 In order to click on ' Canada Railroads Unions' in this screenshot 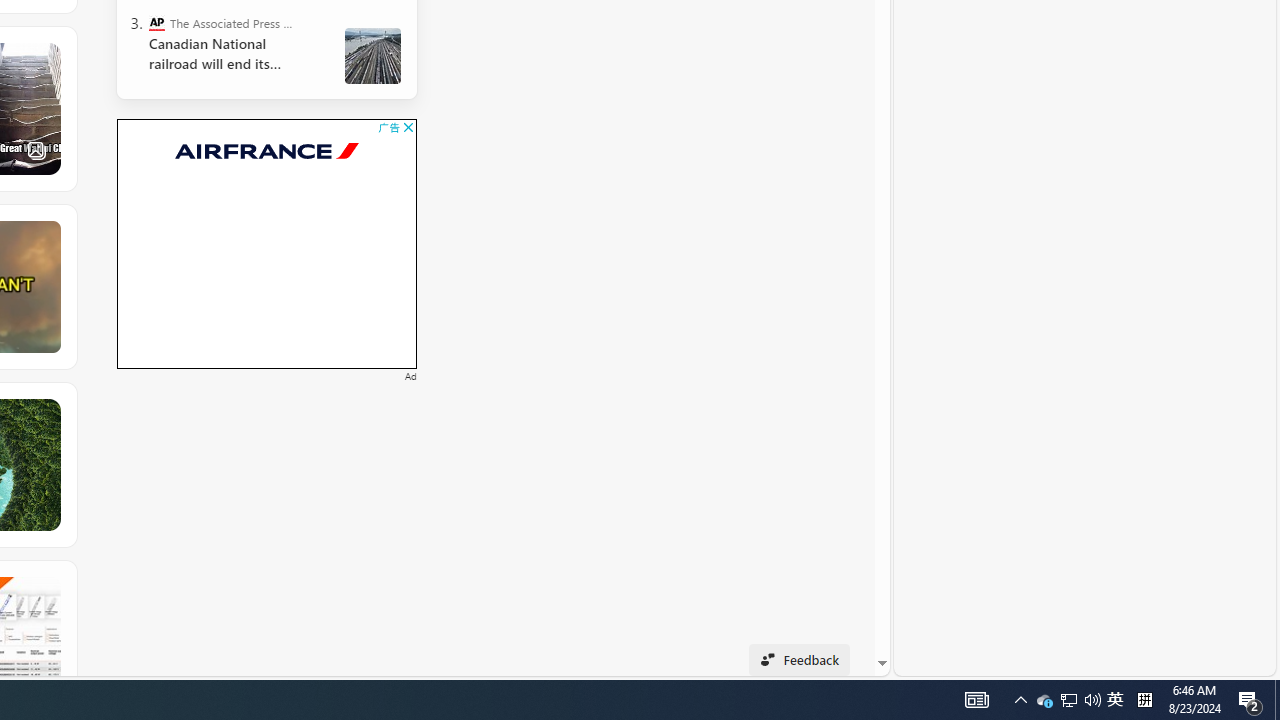, I will do `click(373, 55)`.